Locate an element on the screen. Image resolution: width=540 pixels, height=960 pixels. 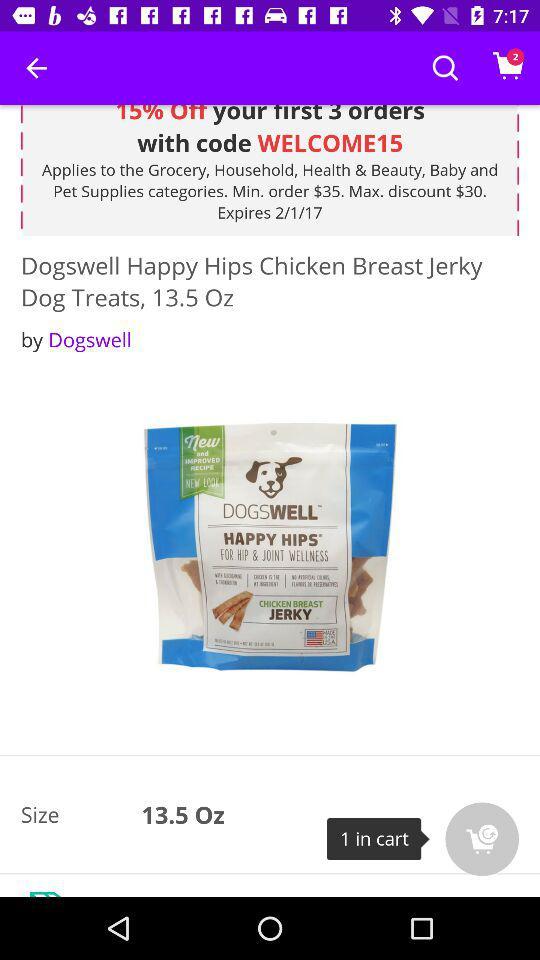
by dogswell is located at coordinates (75, 339).